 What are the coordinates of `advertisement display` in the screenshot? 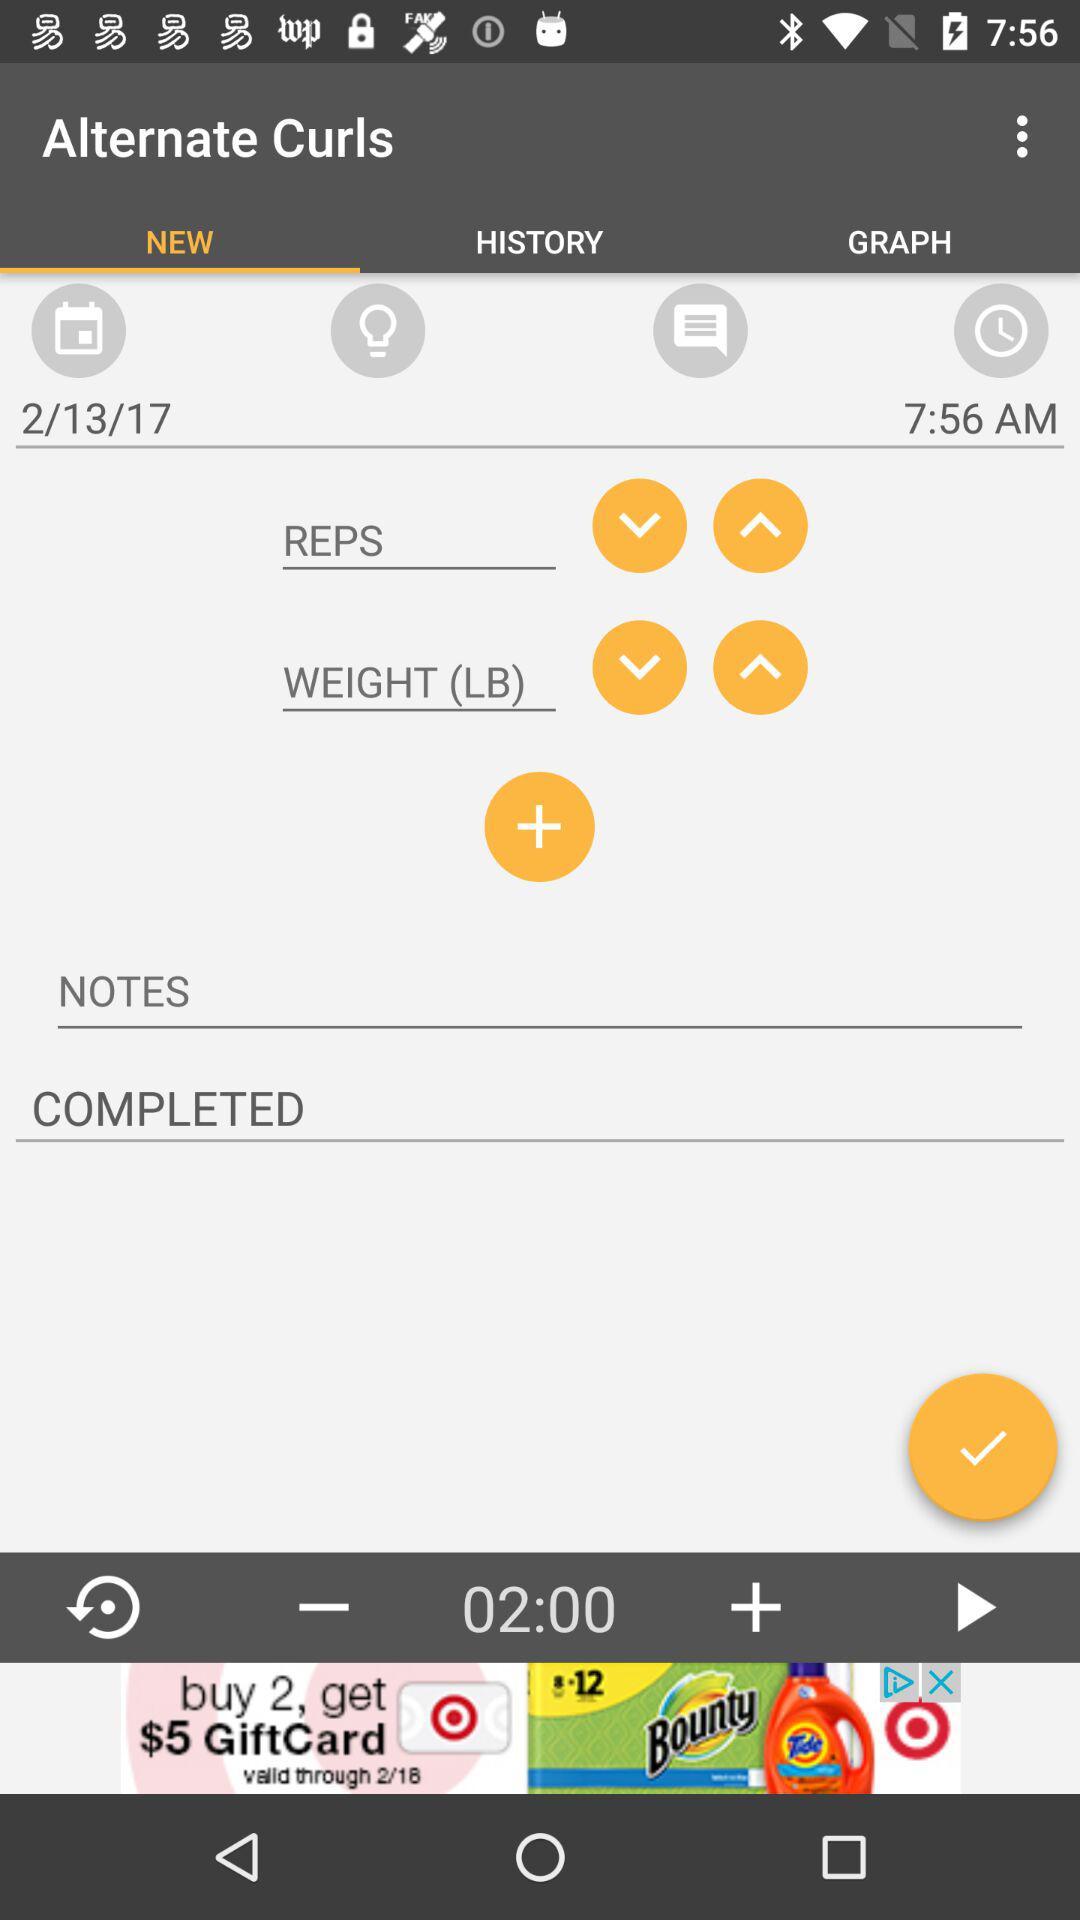 It's located at (540, 1727).